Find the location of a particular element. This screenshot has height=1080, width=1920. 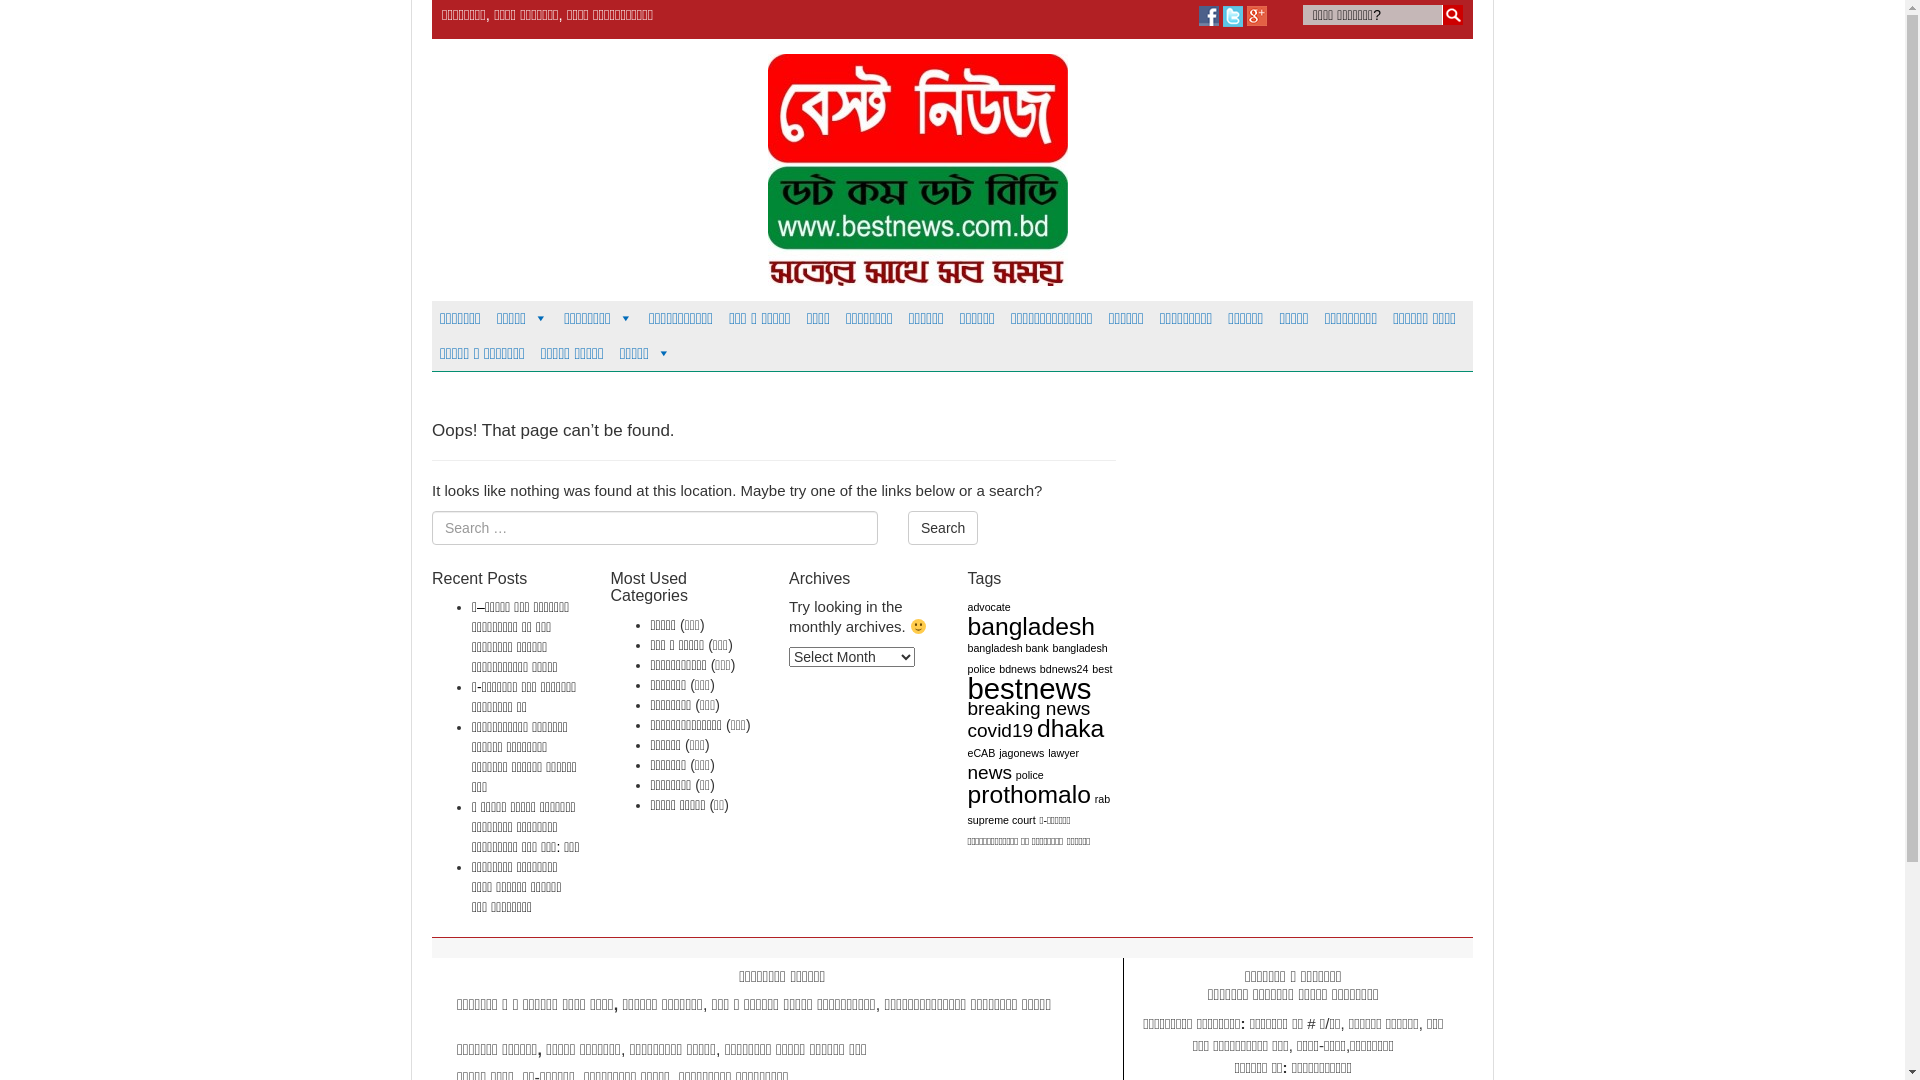

'supreme court' is located at coordinates (968, 820).